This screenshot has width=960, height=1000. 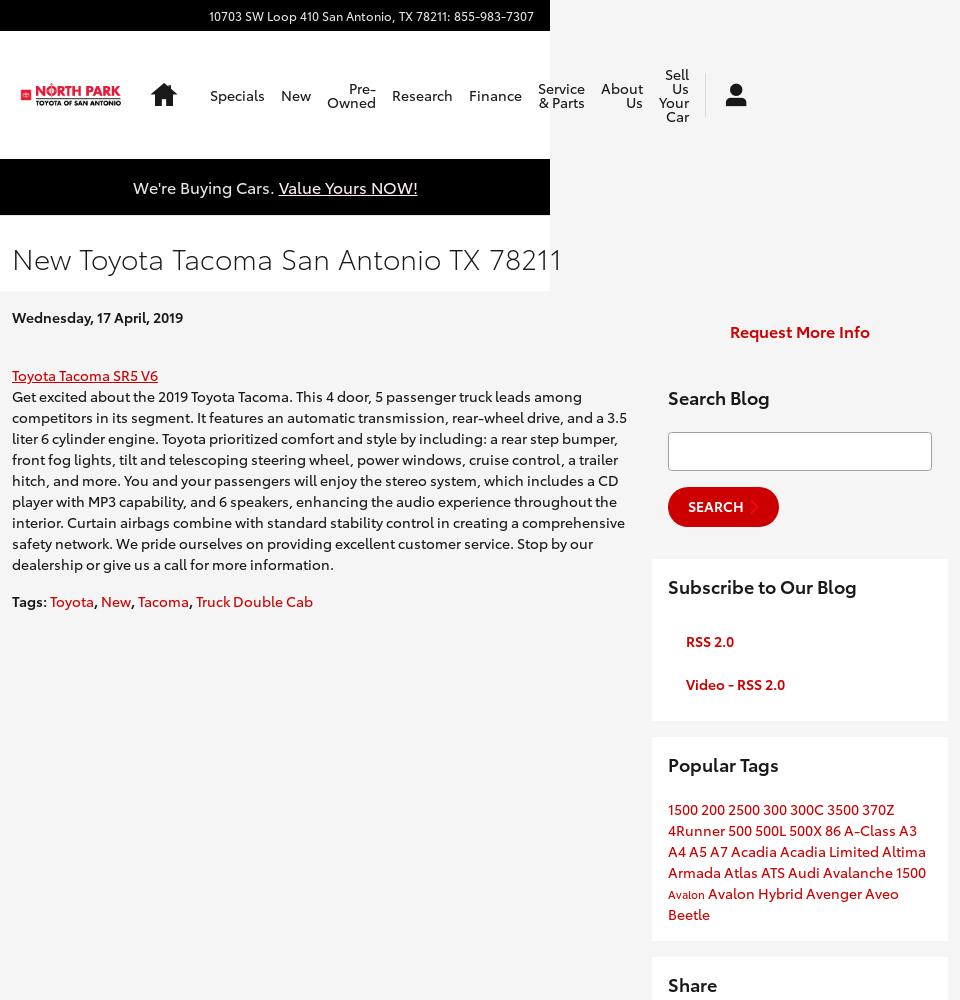 What do you see at coordinates (286, 257) in the screenshot?
I see `'New Toyota Tacoma San Antonio TX 78211'` at bounding box center [286, 257].